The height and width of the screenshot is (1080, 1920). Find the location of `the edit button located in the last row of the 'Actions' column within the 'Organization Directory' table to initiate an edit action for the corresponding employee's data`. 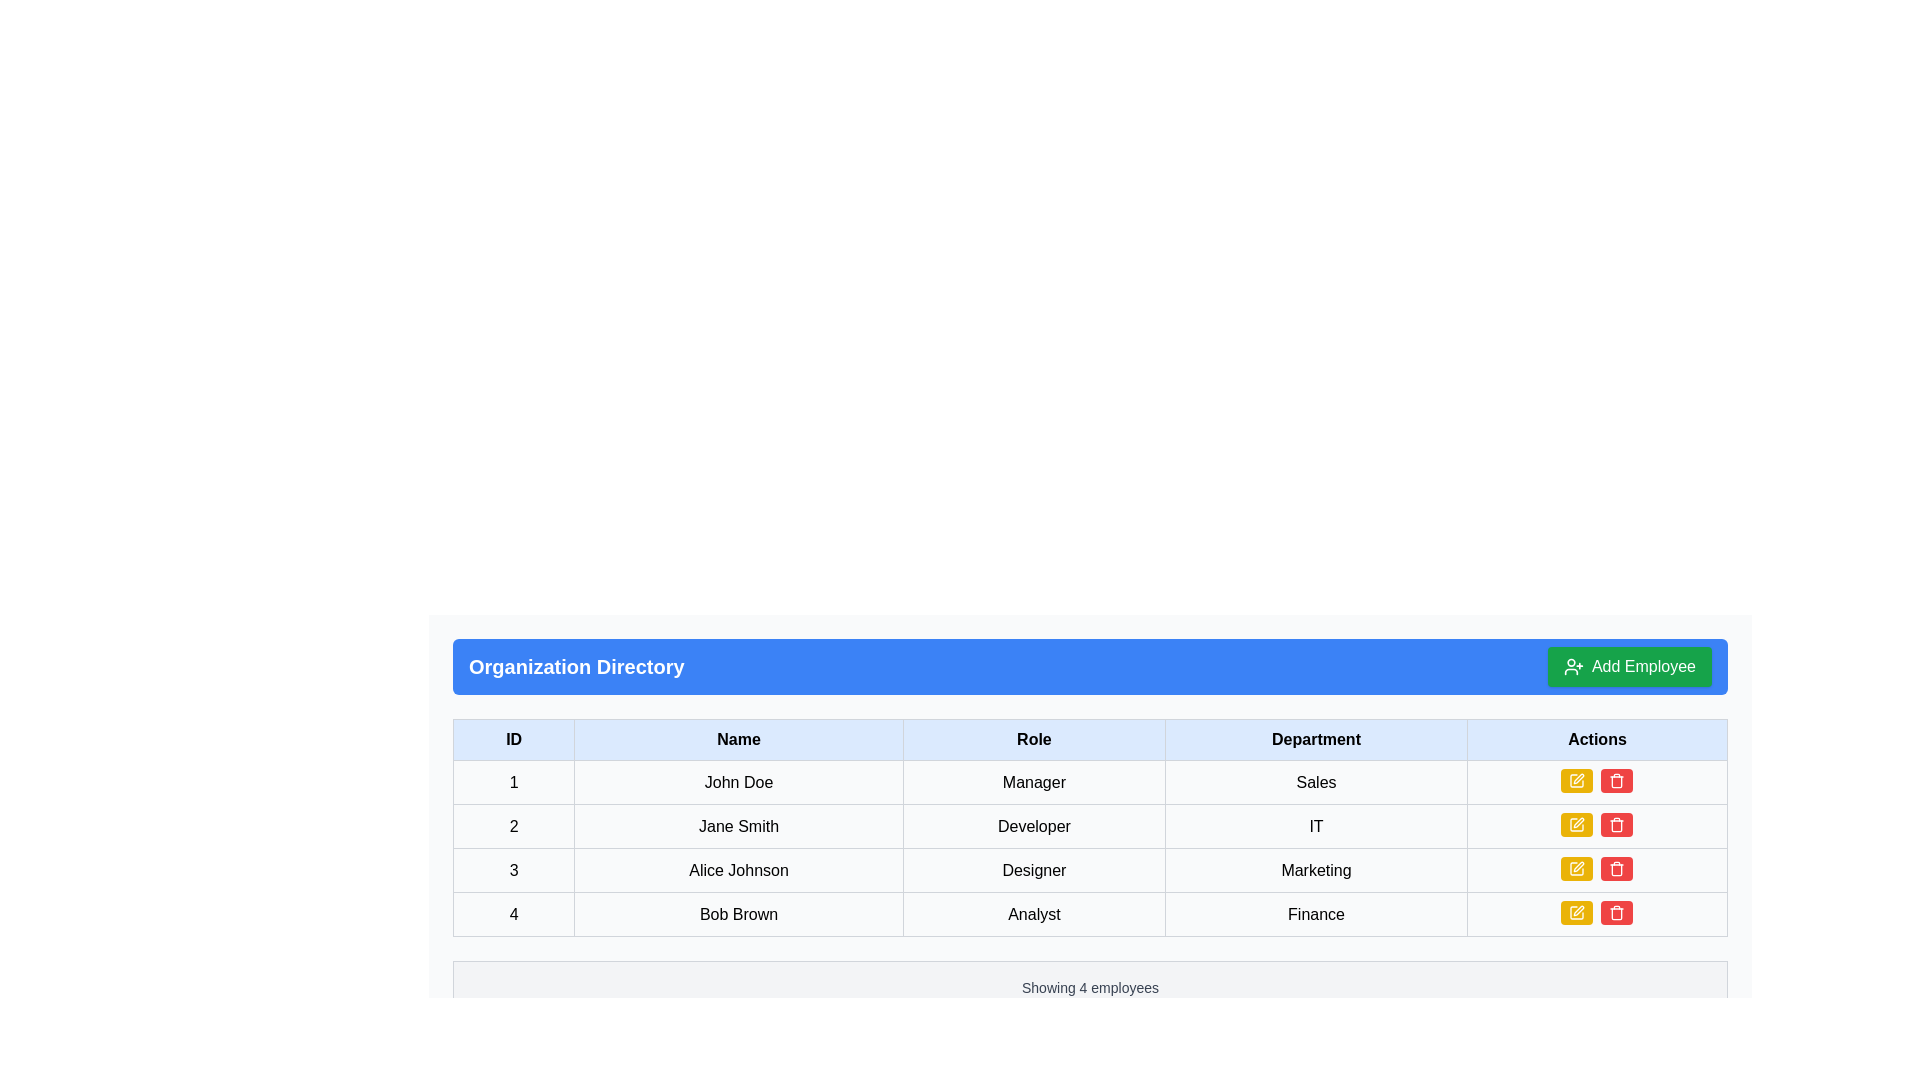

the edit button located in the last row of the 'Actions' column within the 'Organization Directory' table to initiate an edit action for the corresponding employee's data is located at coordinates (1576, 913).